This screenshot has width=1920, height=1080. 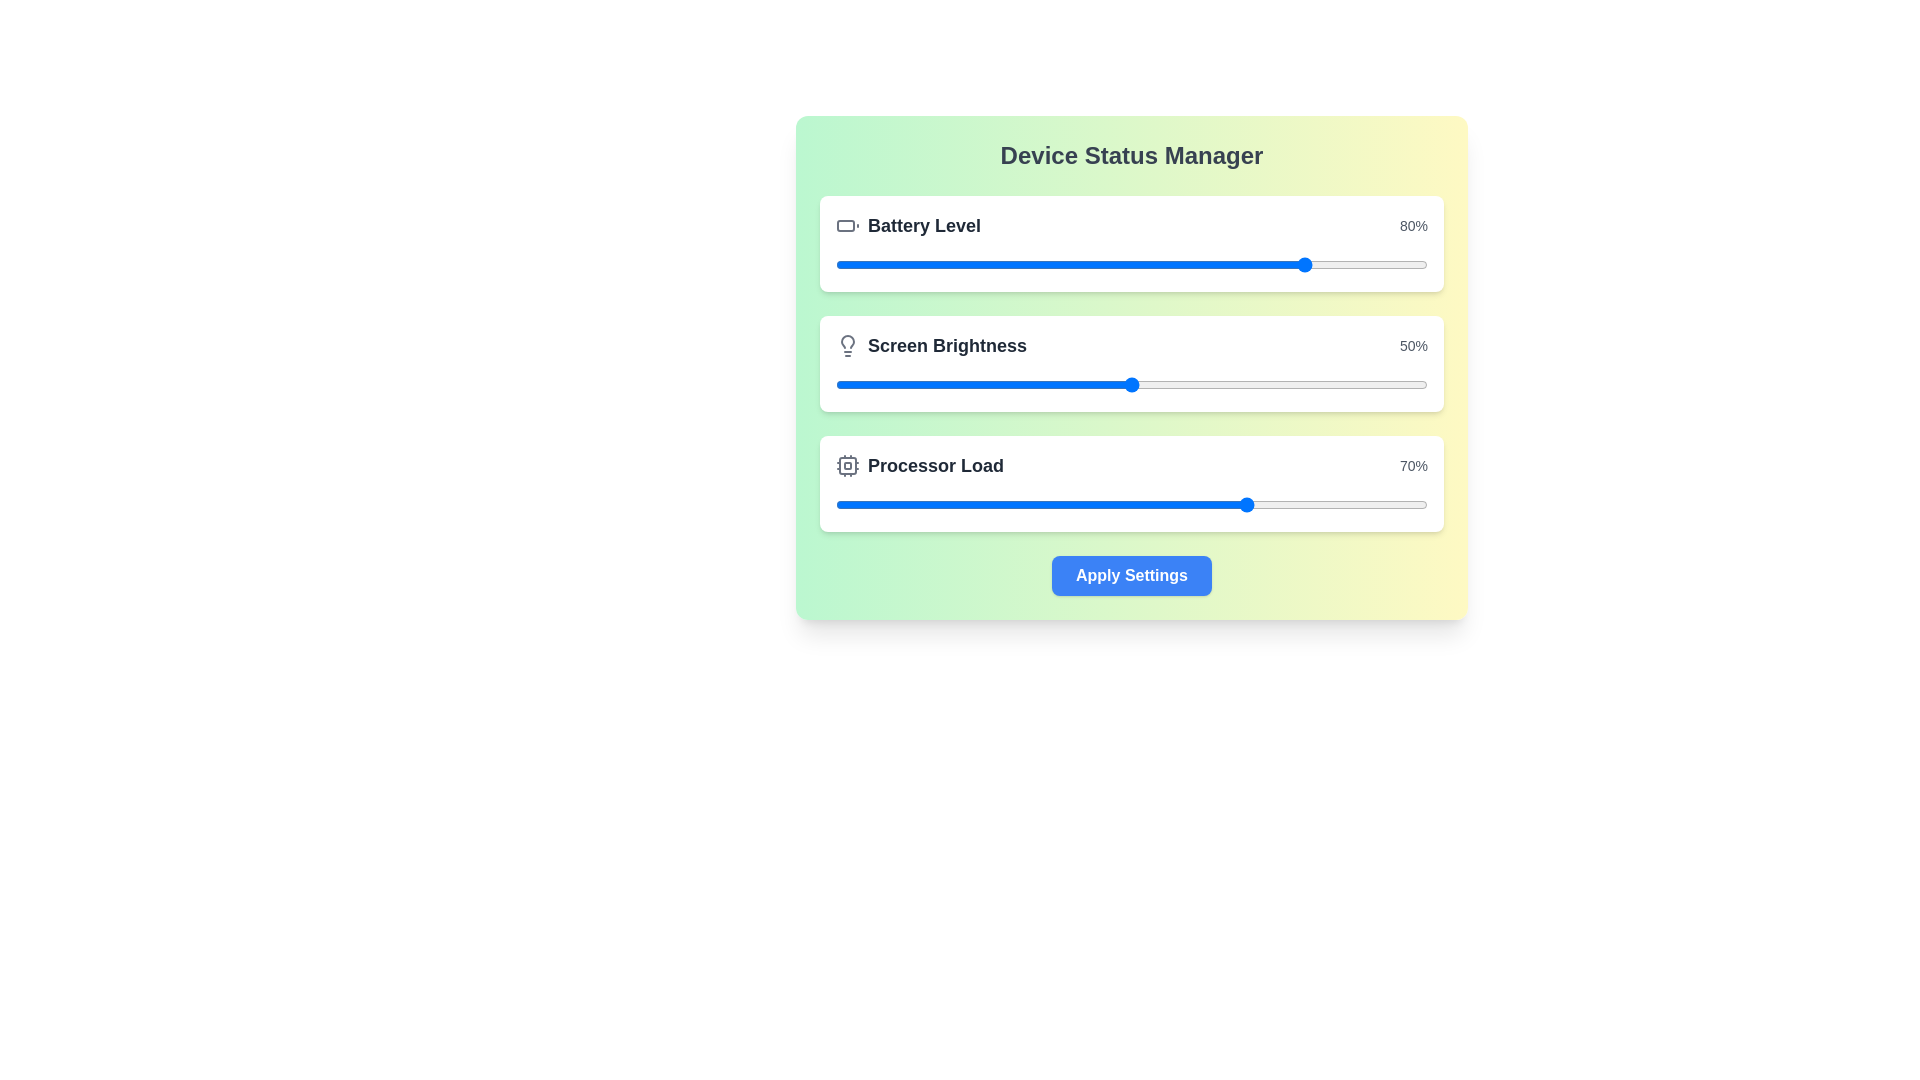 I want to click on Processor Load, so click(x=835, y=504).